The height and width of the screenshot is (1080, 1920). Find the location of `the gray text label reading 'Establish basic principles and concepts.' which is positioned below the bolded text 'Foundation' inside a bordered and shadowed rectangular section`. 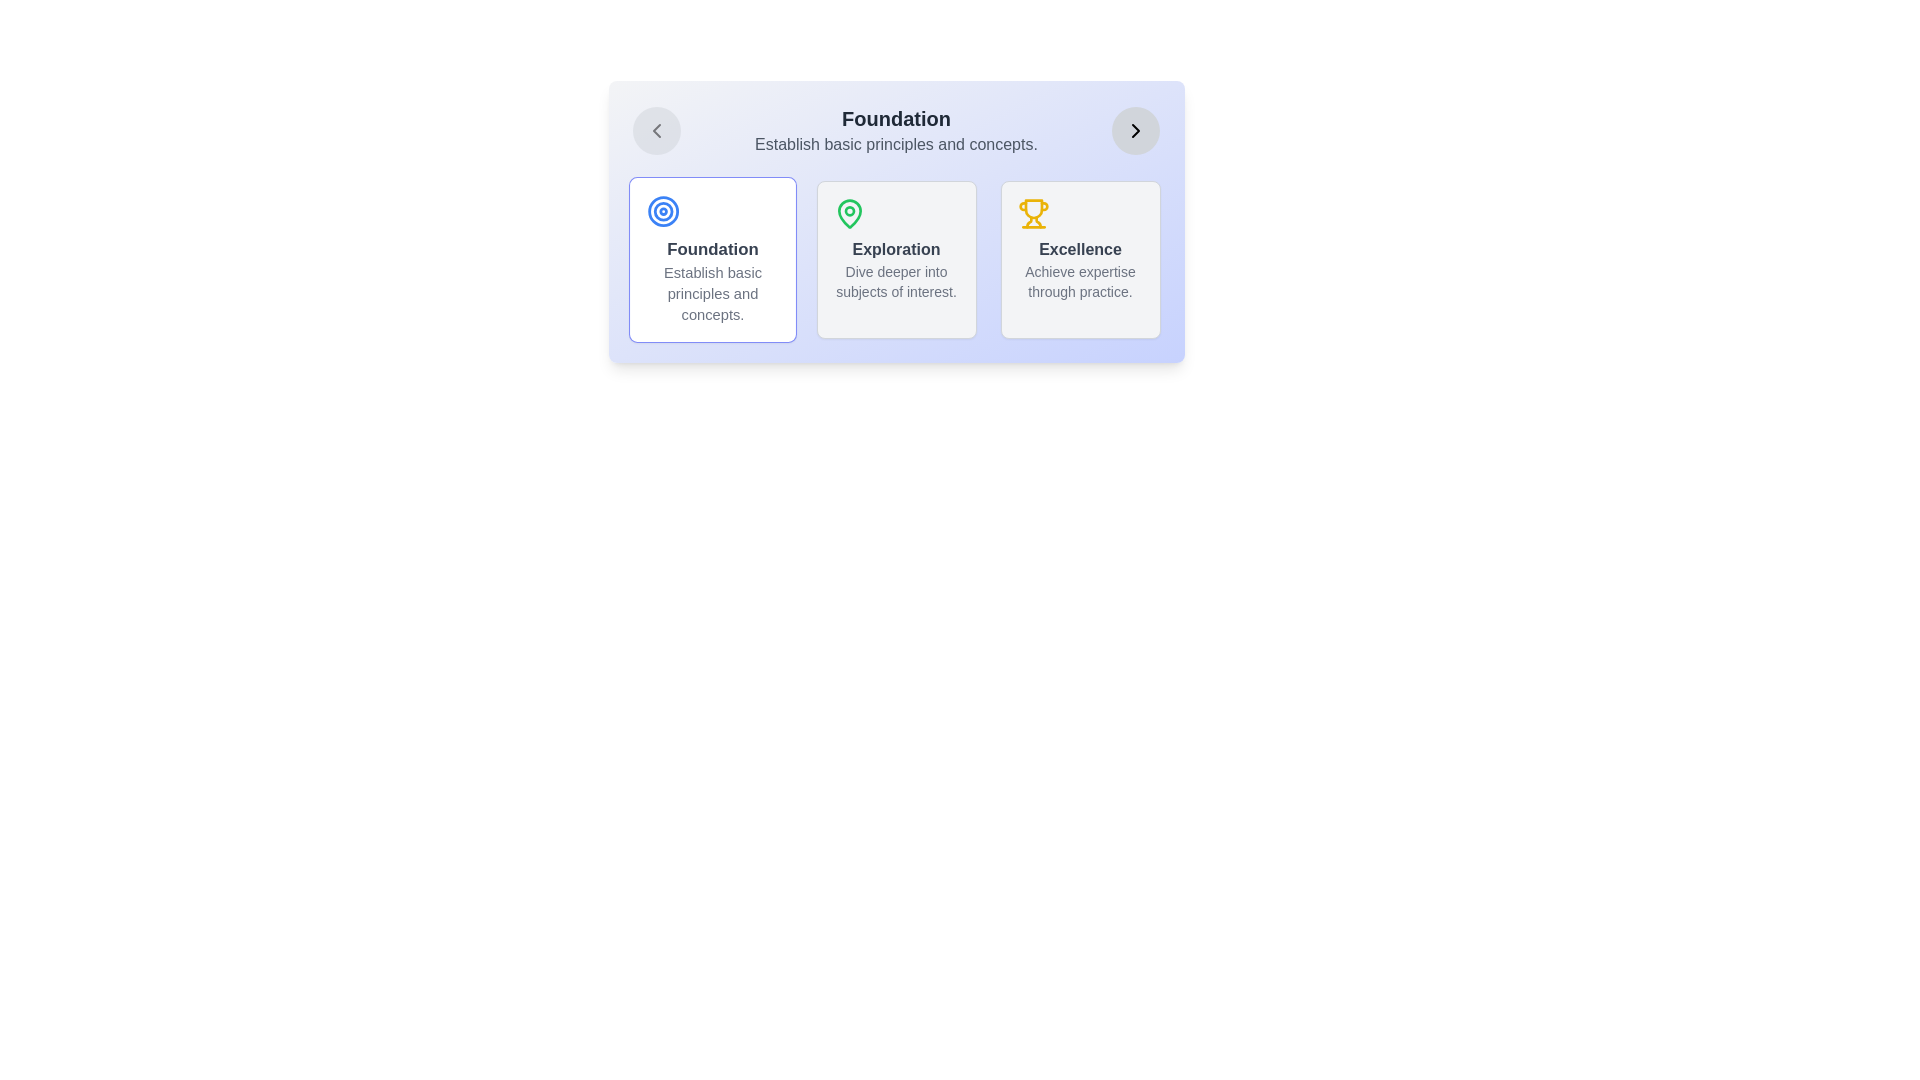

the gray text label reading 'Establish basic principles and concepts.' which is positioned below the bolded text 'Foundation' inside a bordered and shadowed rectangular section is located at coordinates (712, 293).